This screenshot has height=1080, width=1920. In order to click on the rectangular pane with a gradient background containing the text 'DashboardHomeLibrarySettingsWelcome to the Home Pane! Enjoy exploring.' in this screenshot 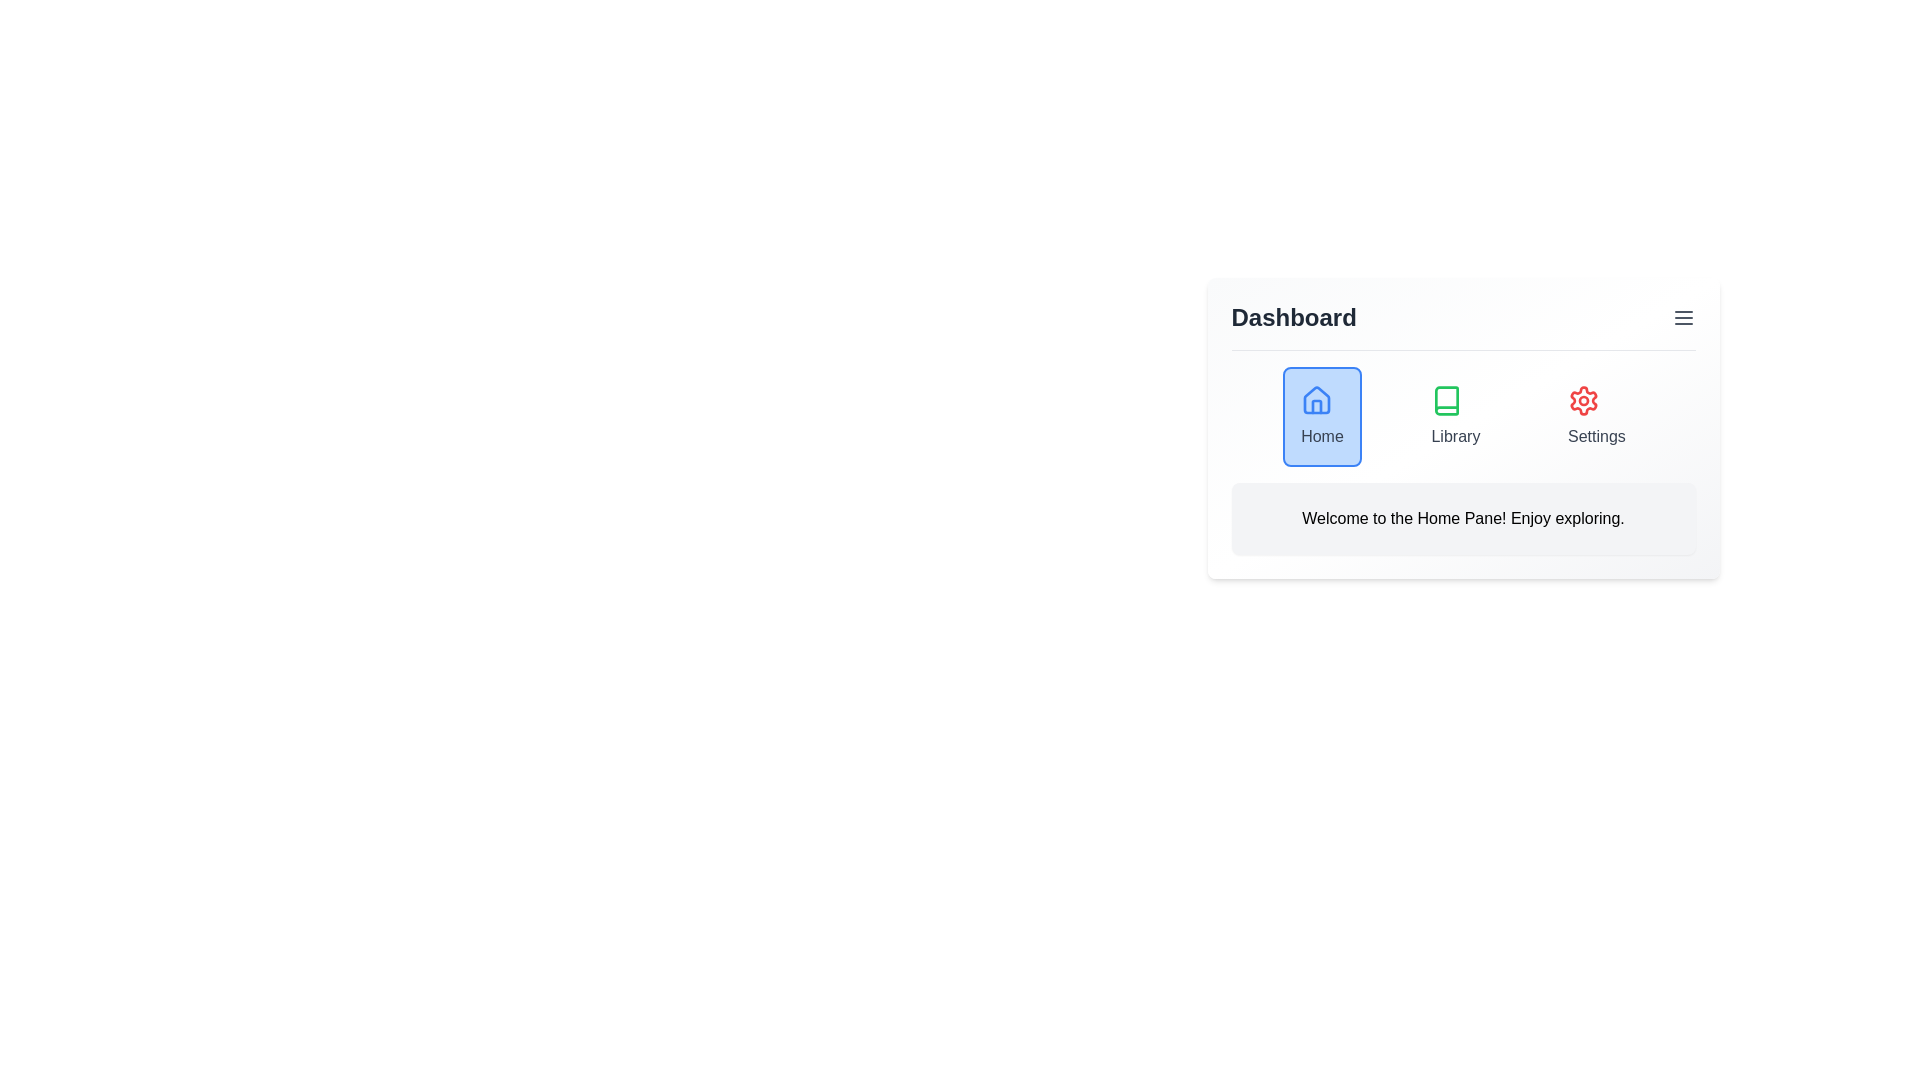, I will do `click(1463, 427)`.